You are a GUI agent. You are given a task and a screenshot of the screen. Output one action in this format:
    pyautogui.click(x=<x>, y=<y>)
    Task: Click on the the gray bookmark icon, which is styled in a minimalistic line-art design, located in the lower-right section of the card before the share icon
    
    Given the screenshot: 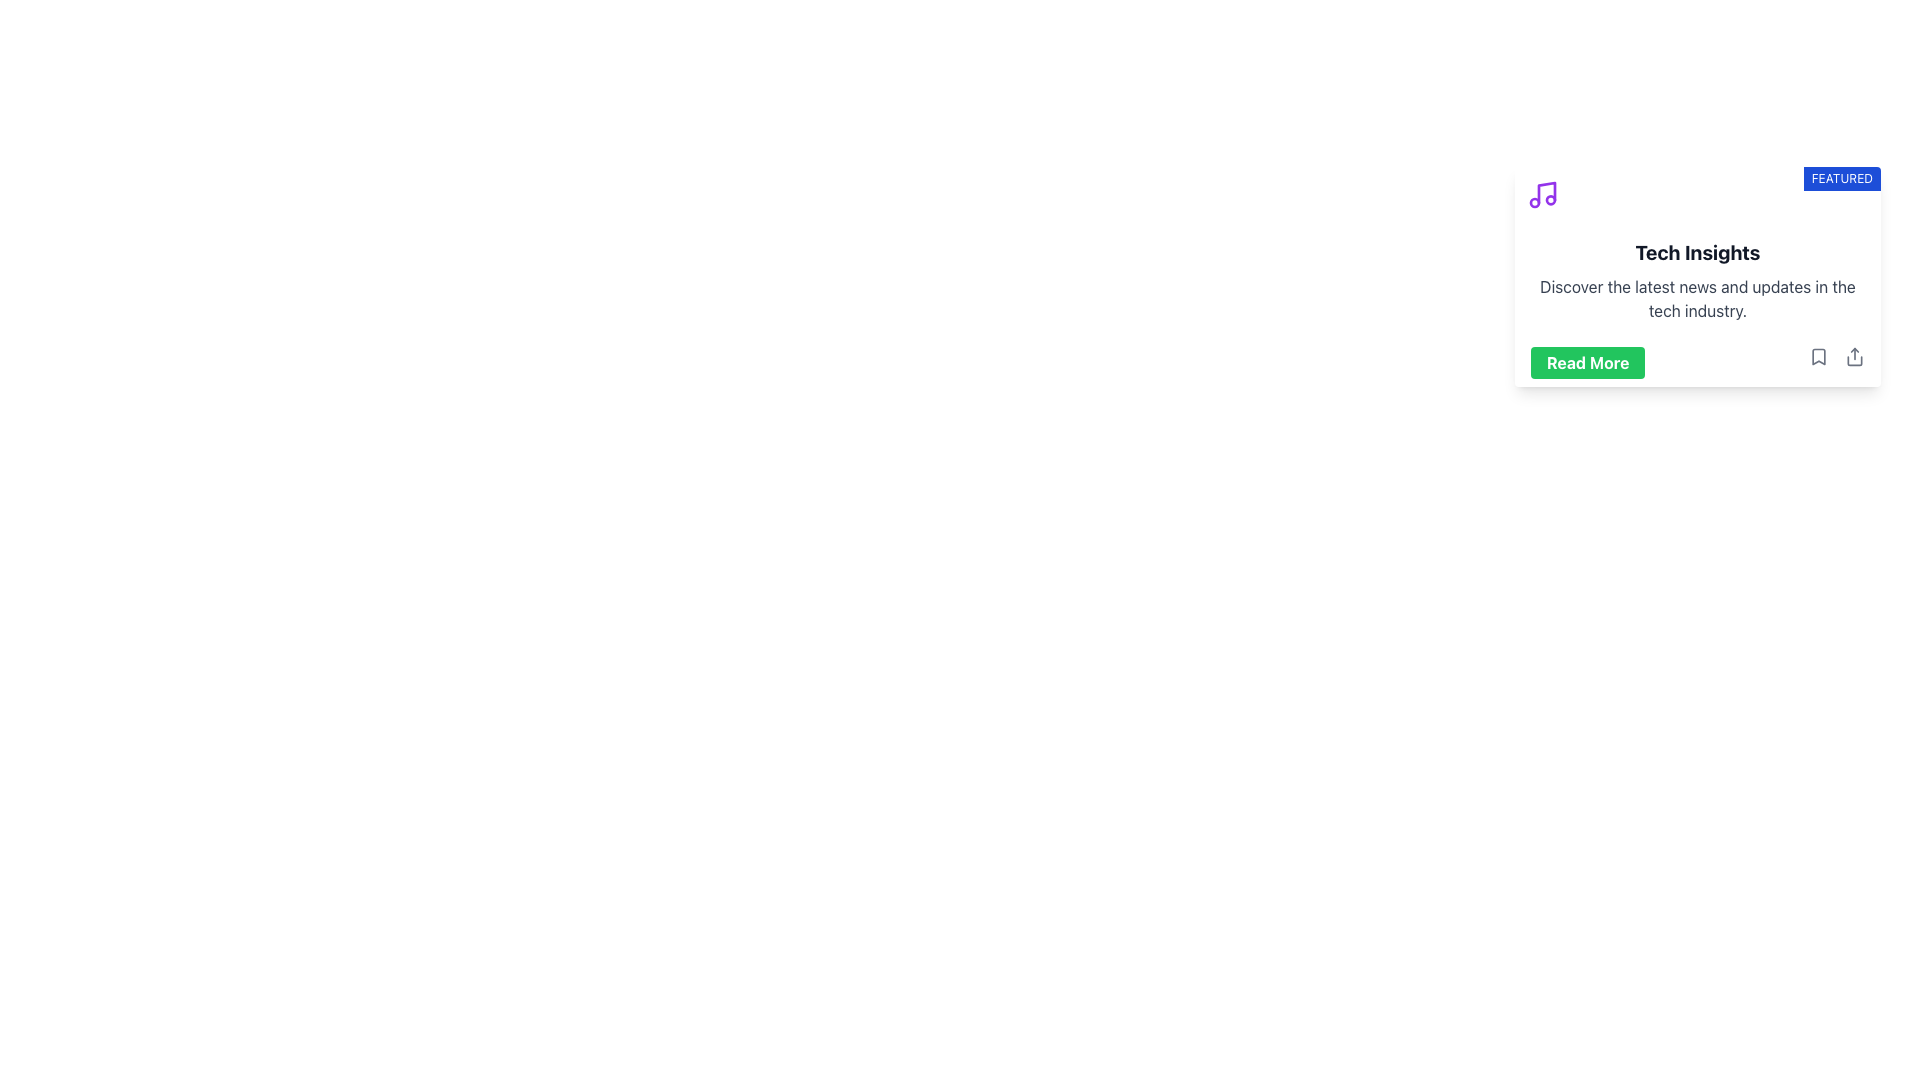 What is the action you would take?
    pyautogui.click(x=1819, y=356)
    